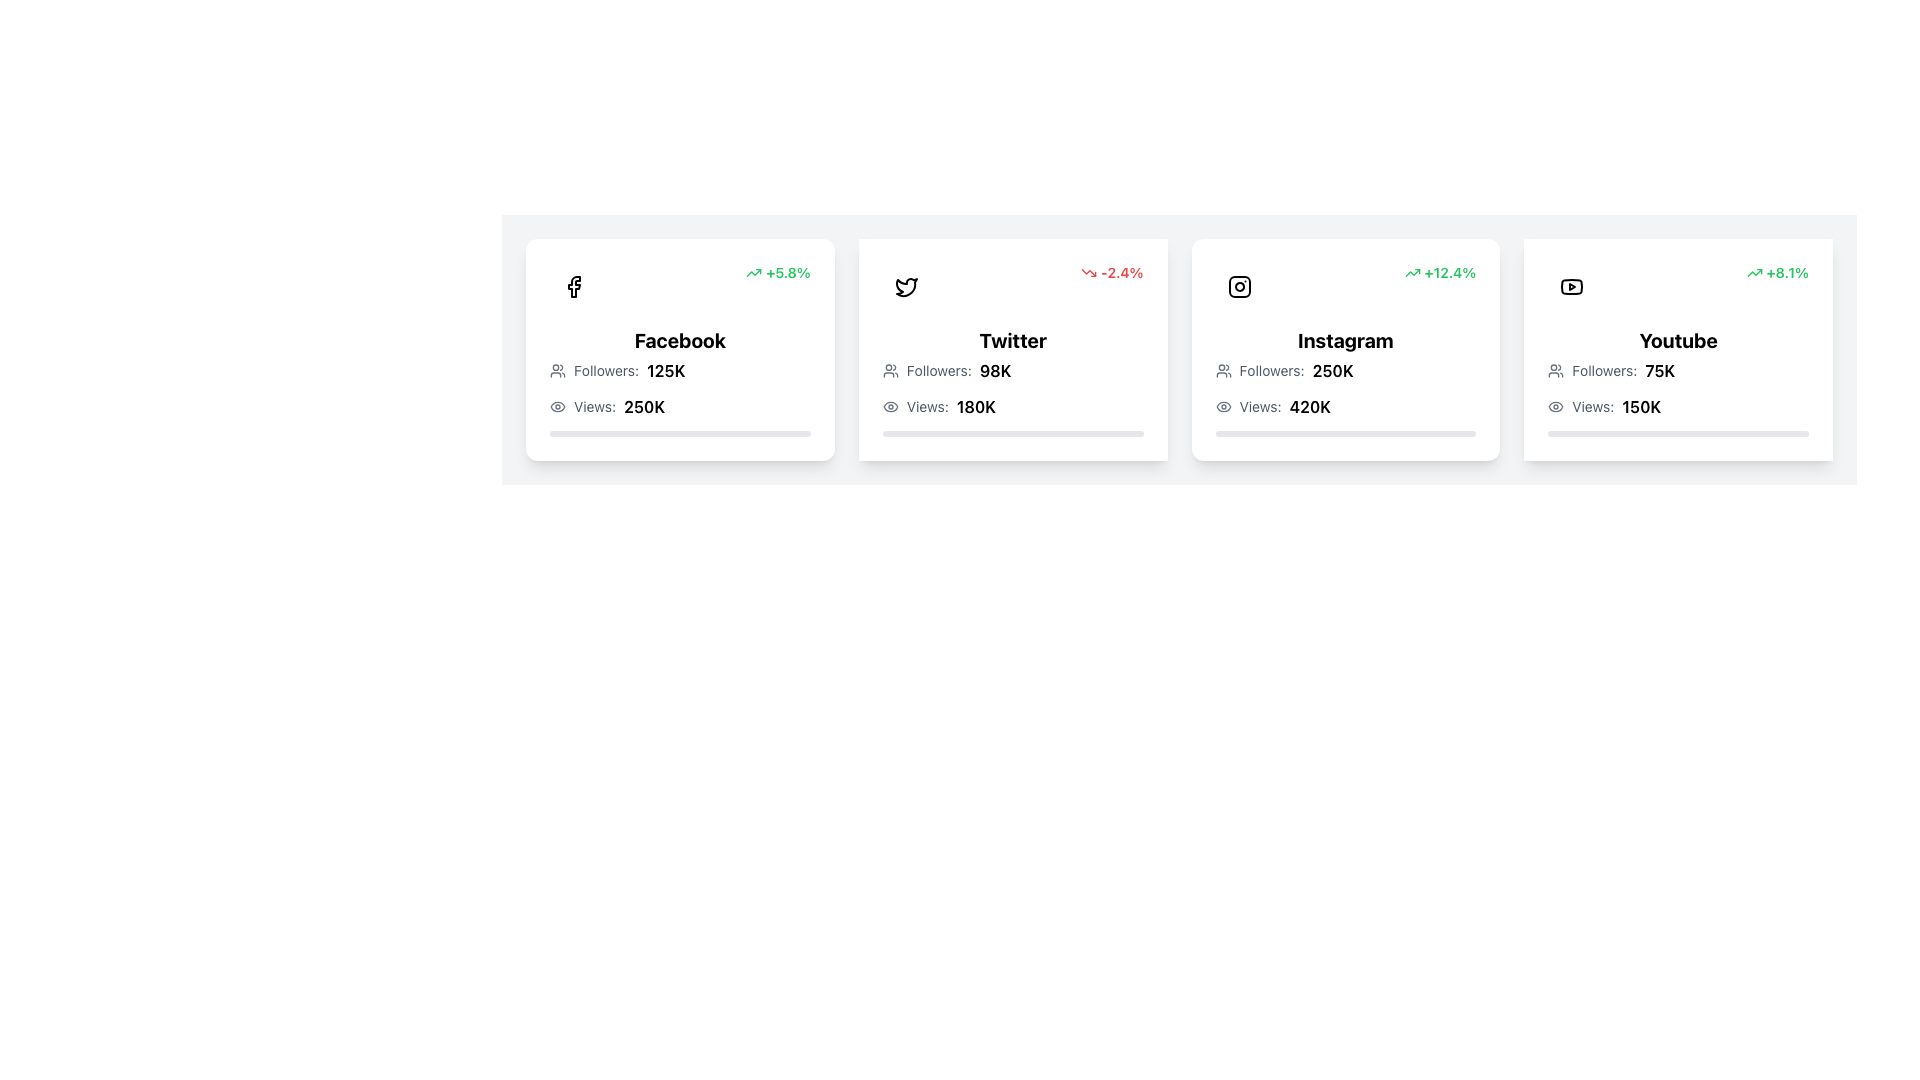 The height and width of the screenshot is (1080, 1920). What do you see at coordinates (1222, 406) in the screenshot?
I see `the stylized eye icon located to the left of the 'Views' label (420K views) in the Instagram section` at bounding box center [1222, 406].